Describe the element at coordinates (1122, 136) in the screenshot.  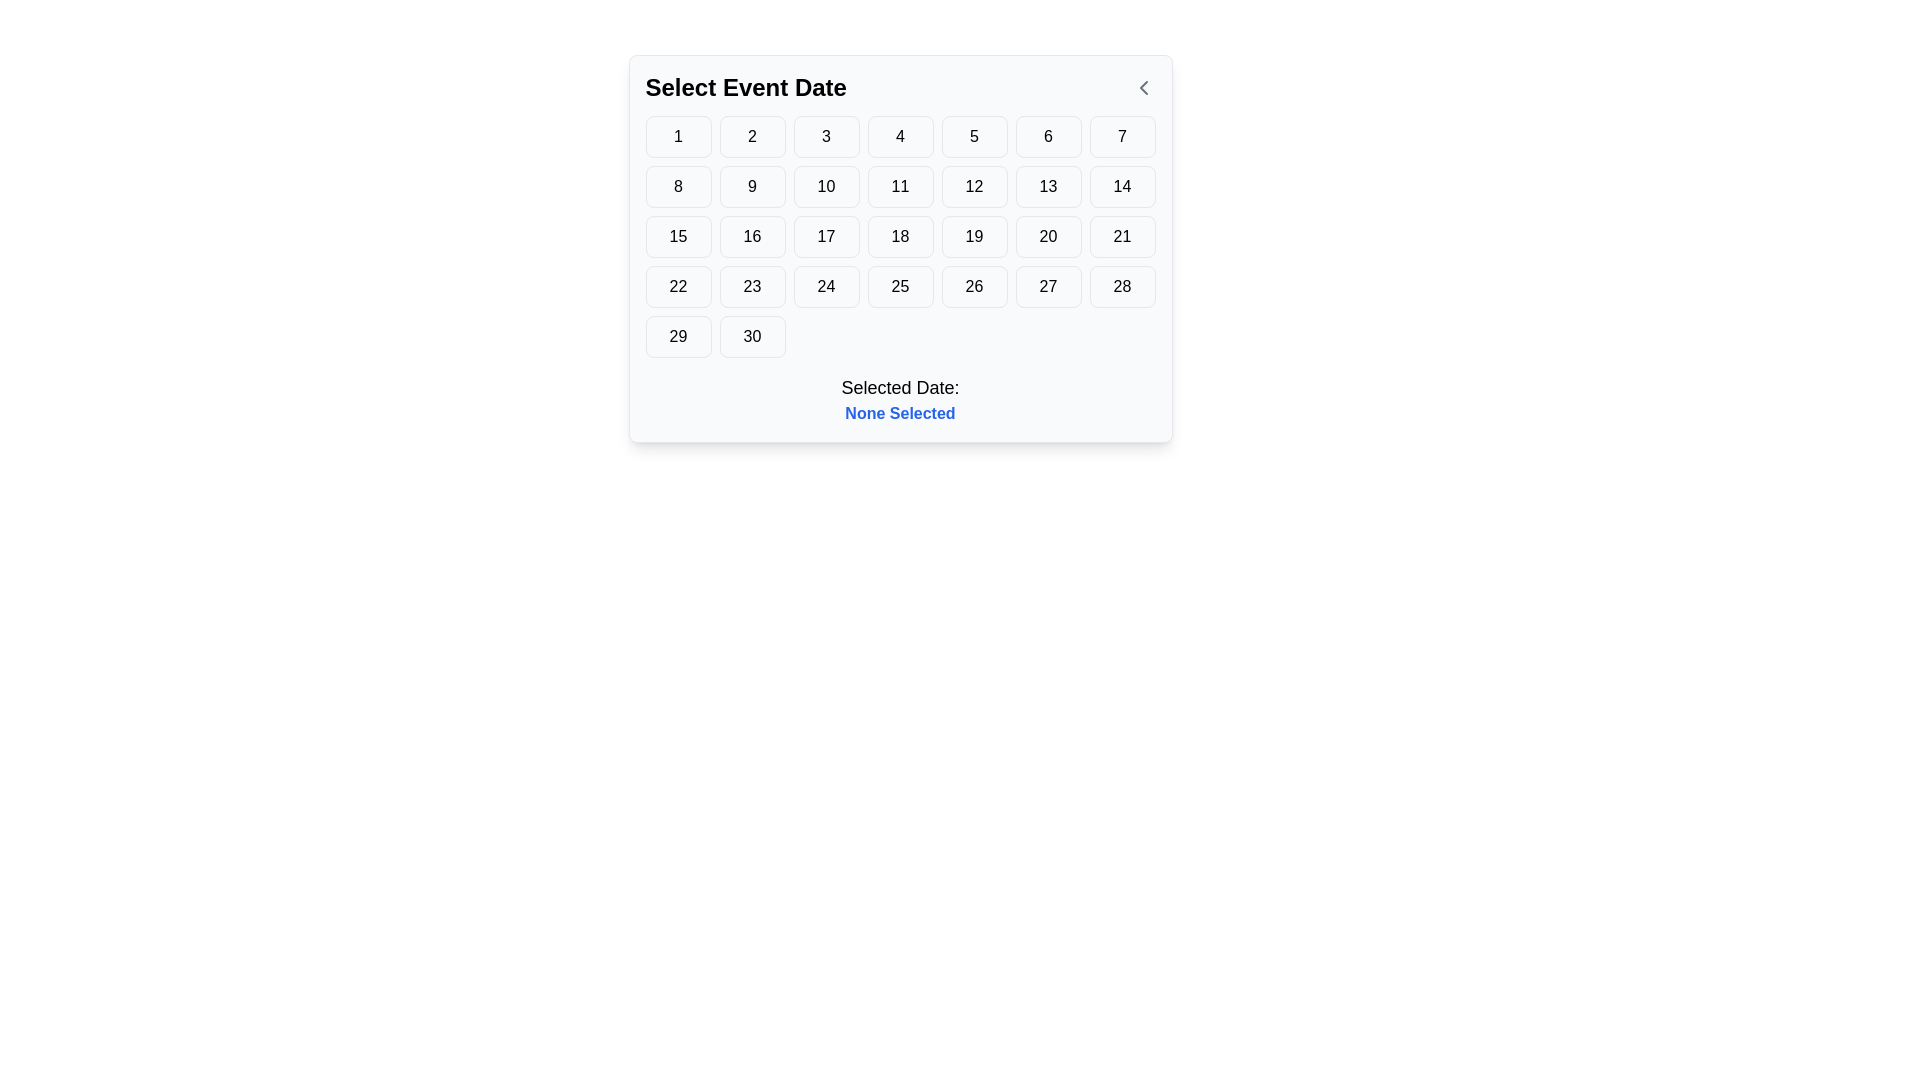
I see `the rectangular button with rounded borders that has a light gray background and black centered text displaying the number '7'` at that location.